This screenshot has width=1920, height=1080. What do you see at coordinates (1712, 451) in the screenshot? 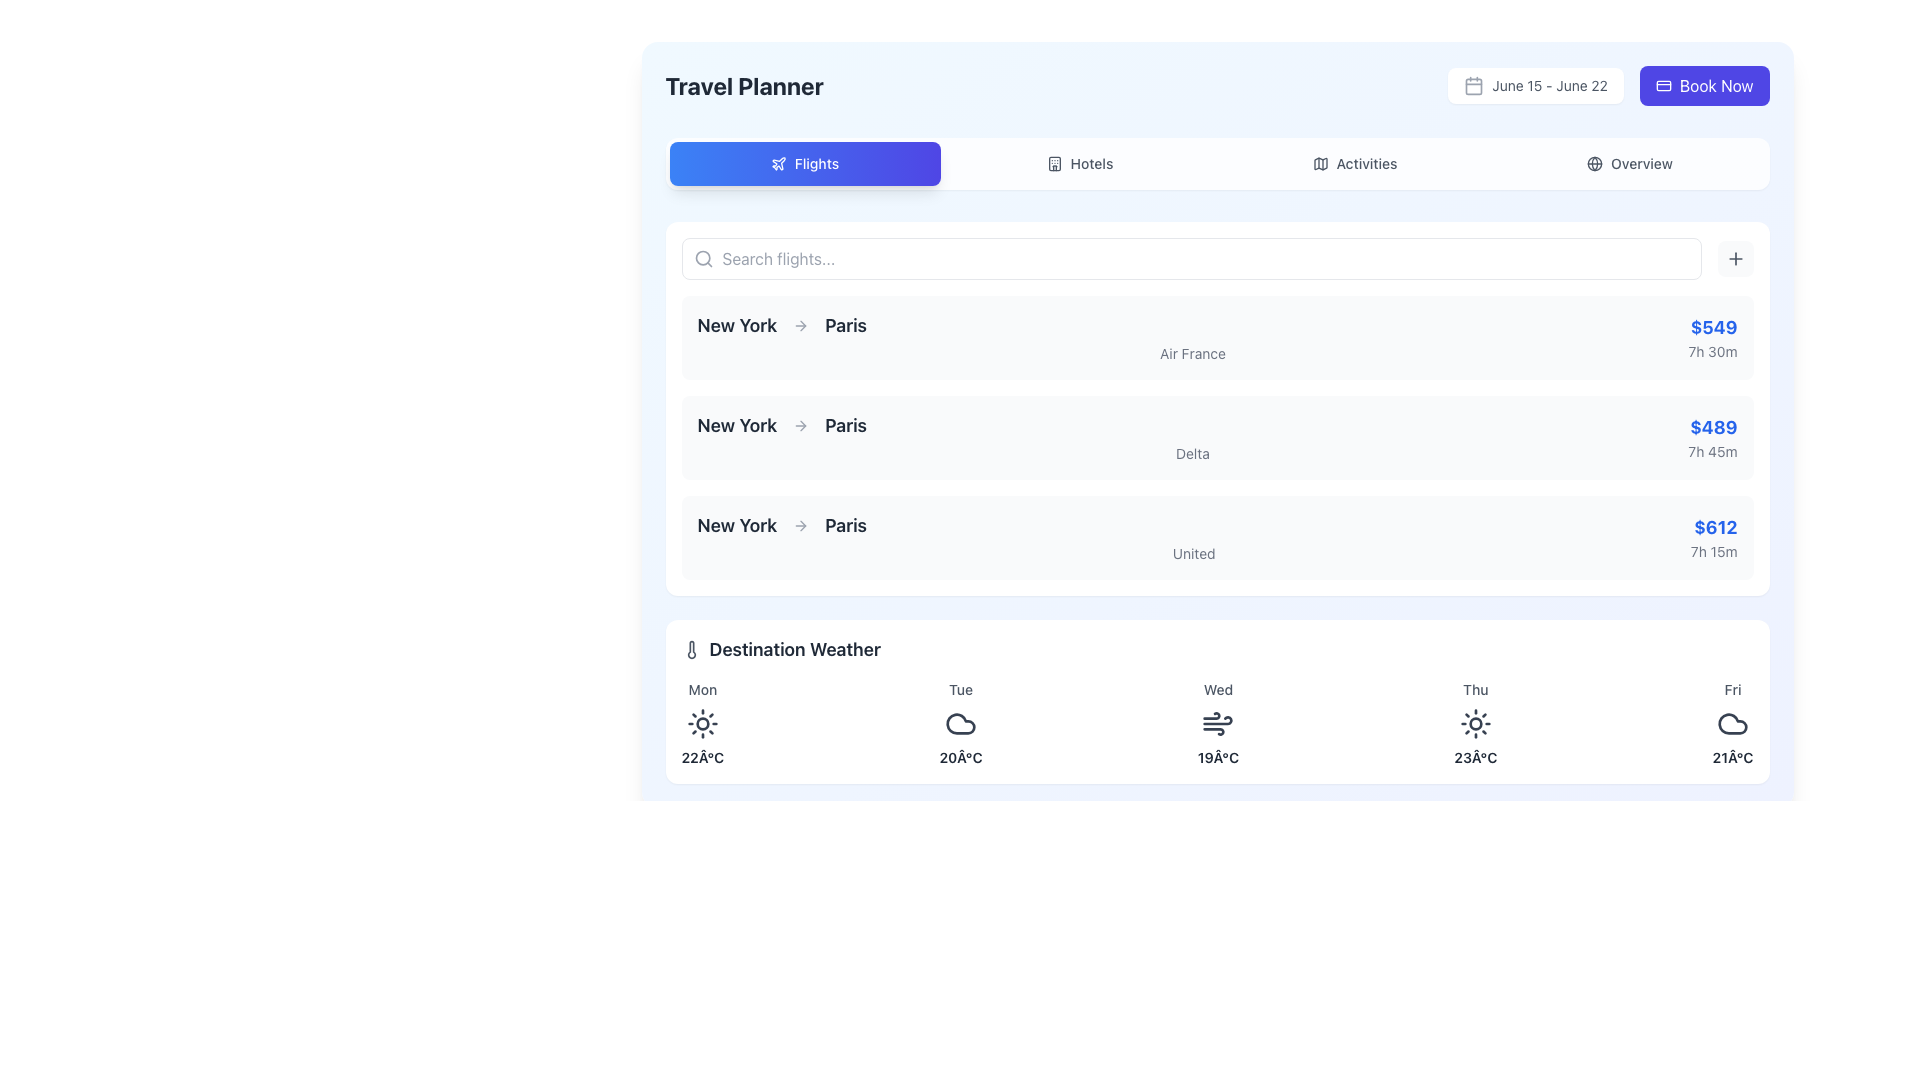
I see `the text label displaying the duration "7h 45m" which is styled in small gray text and positioned below the price "$489" in the flight search results` at bounding box center [1712, 451].